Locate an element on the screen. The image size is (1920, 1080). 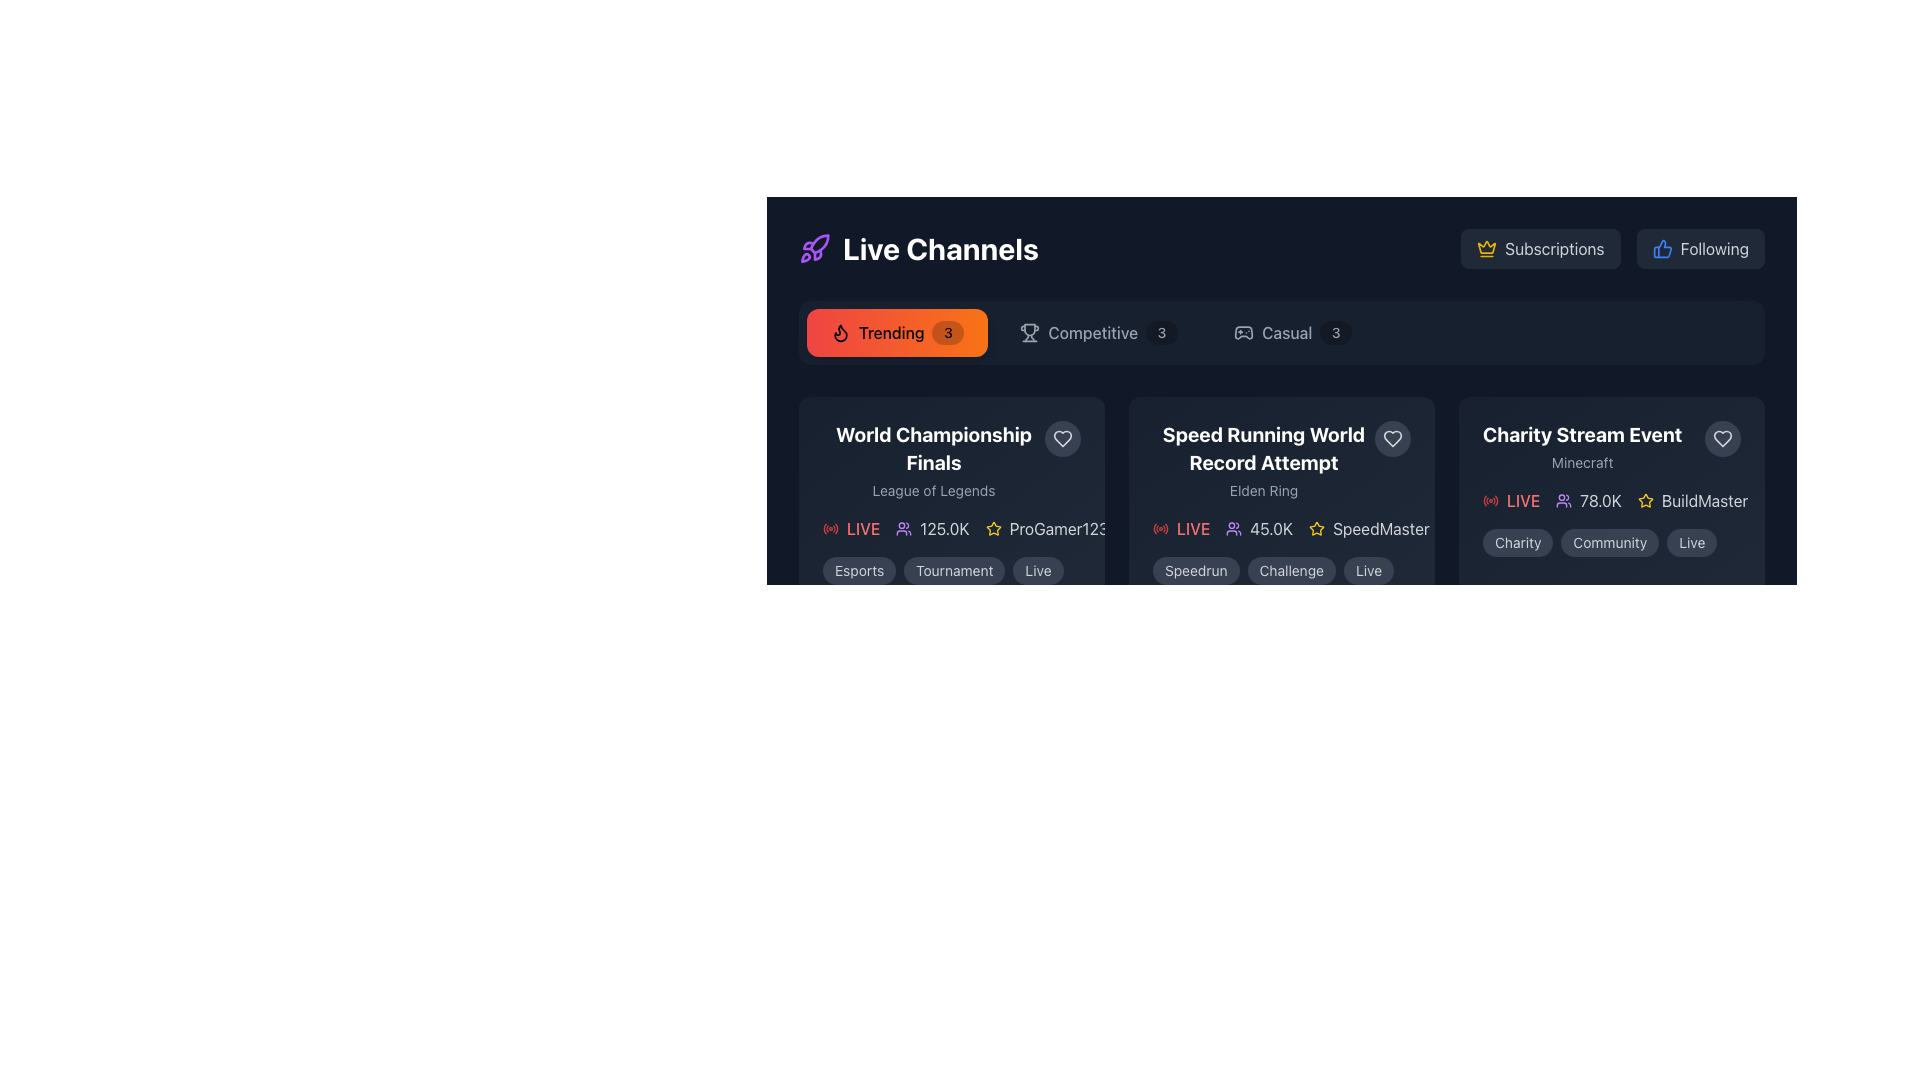
the viewer count icon located to the left of the numeric data '78.0K' is located at coordinates (1563, 500).